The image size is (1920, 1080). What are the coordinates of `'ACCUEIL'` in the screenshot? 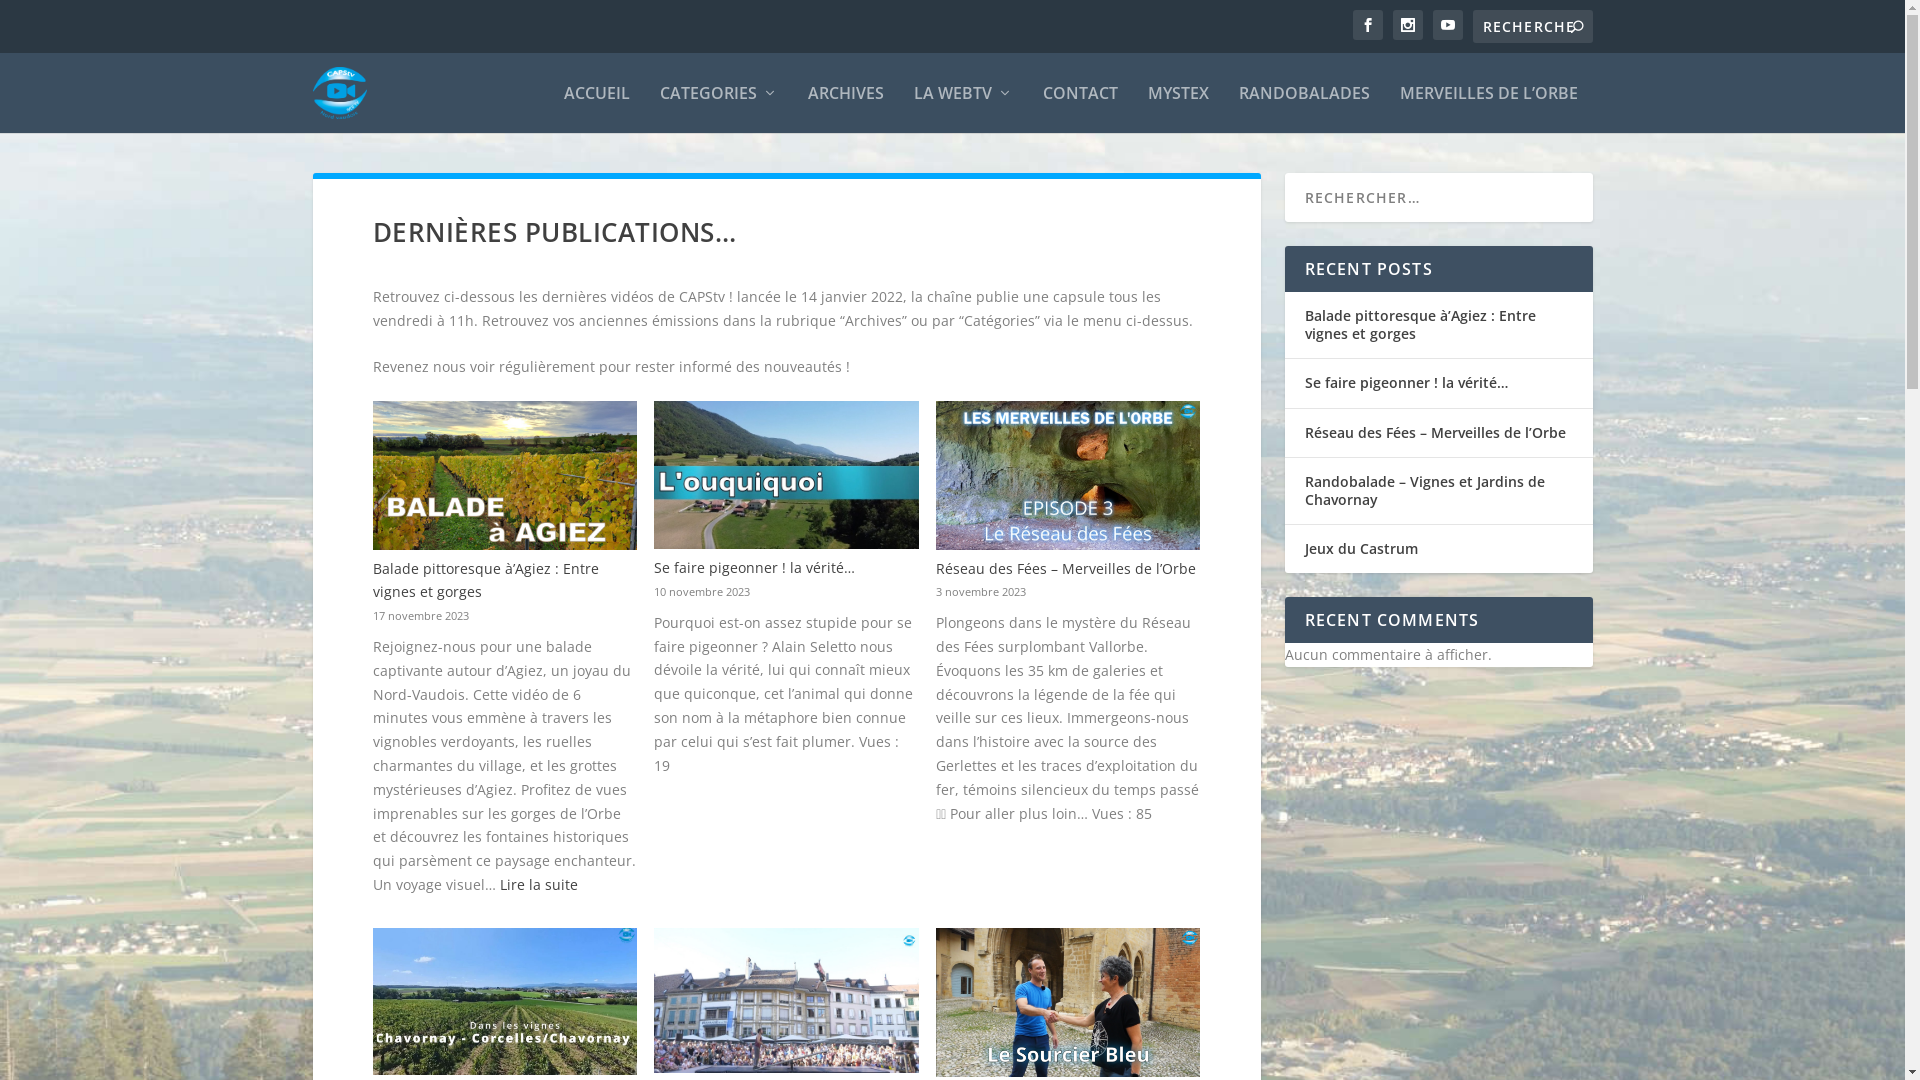 It's located at (595, 108).